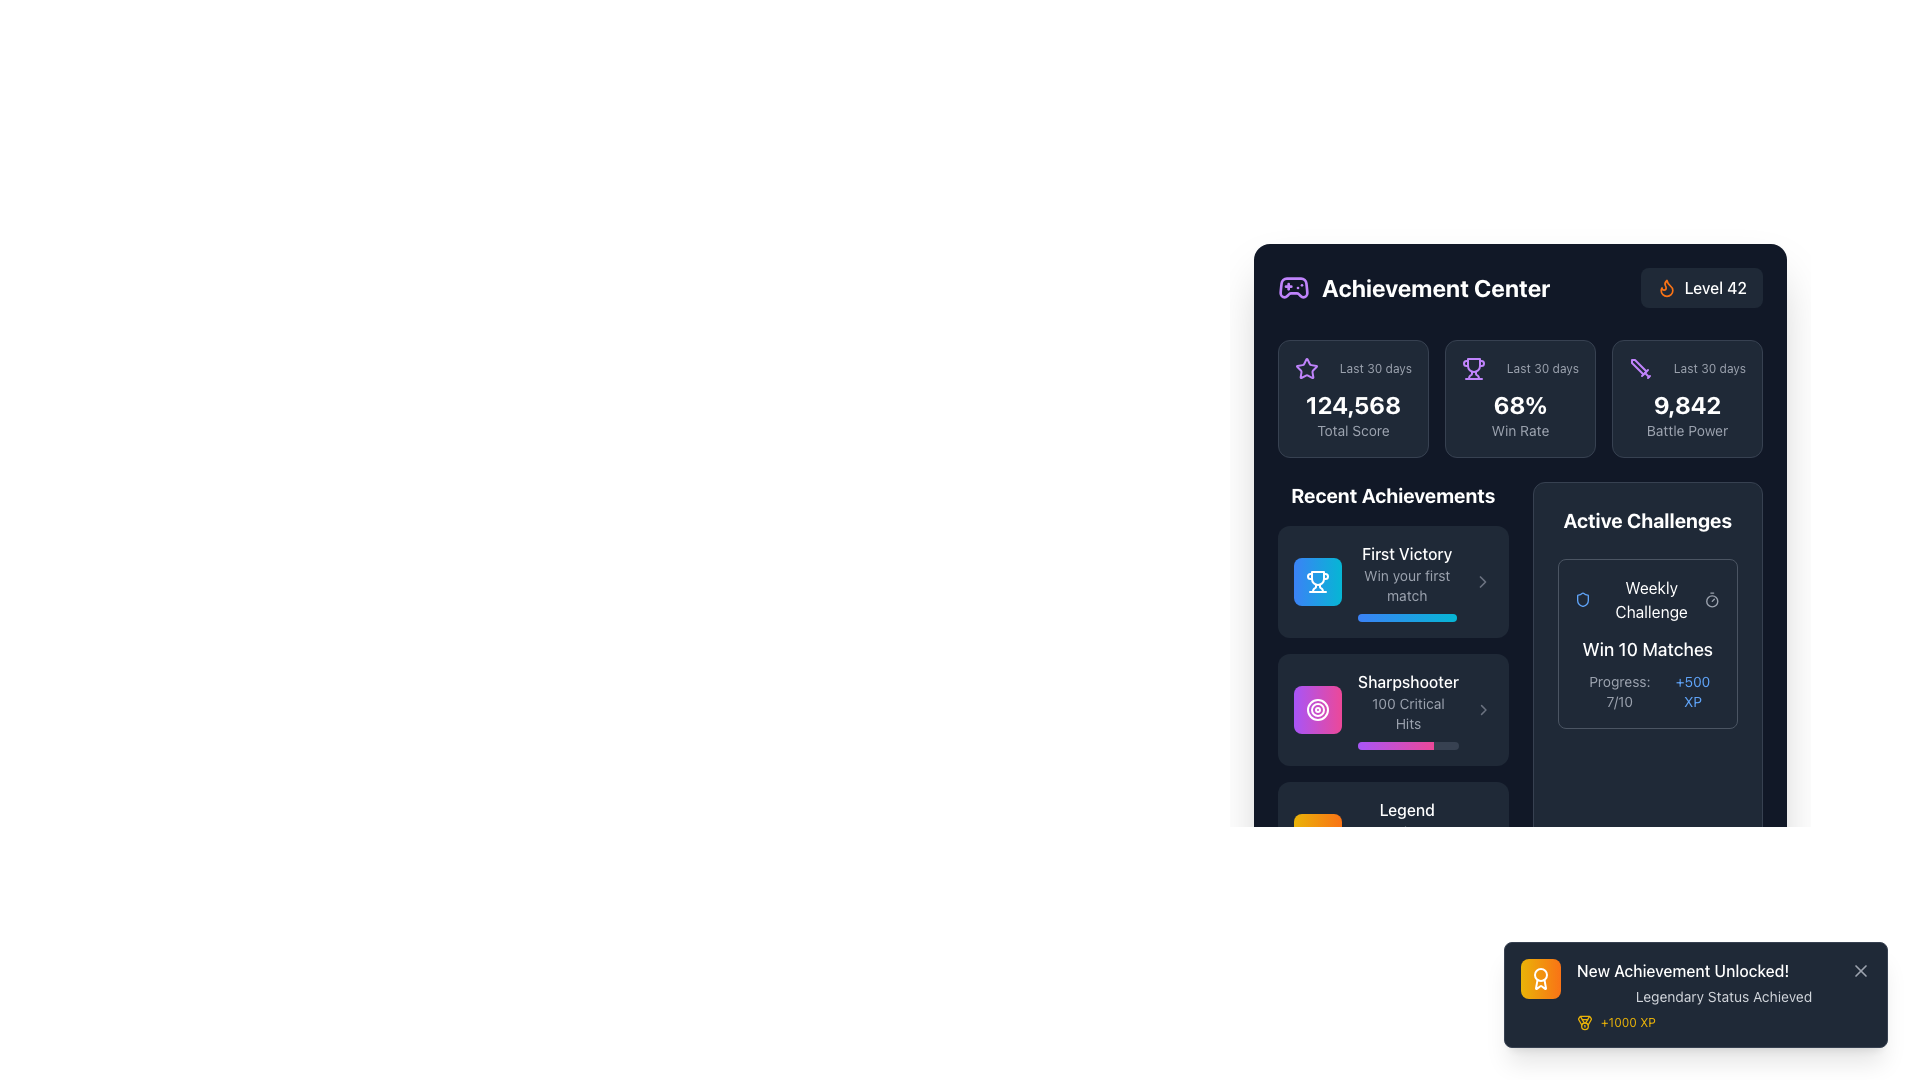  What do you see at coordinates (1628, 1022) in the screenshot?
I see `the text label displaying '+1000 XP' in yellow color, located near the bottom-right corner of the notification panel` at bounding box center [1628, 1022].